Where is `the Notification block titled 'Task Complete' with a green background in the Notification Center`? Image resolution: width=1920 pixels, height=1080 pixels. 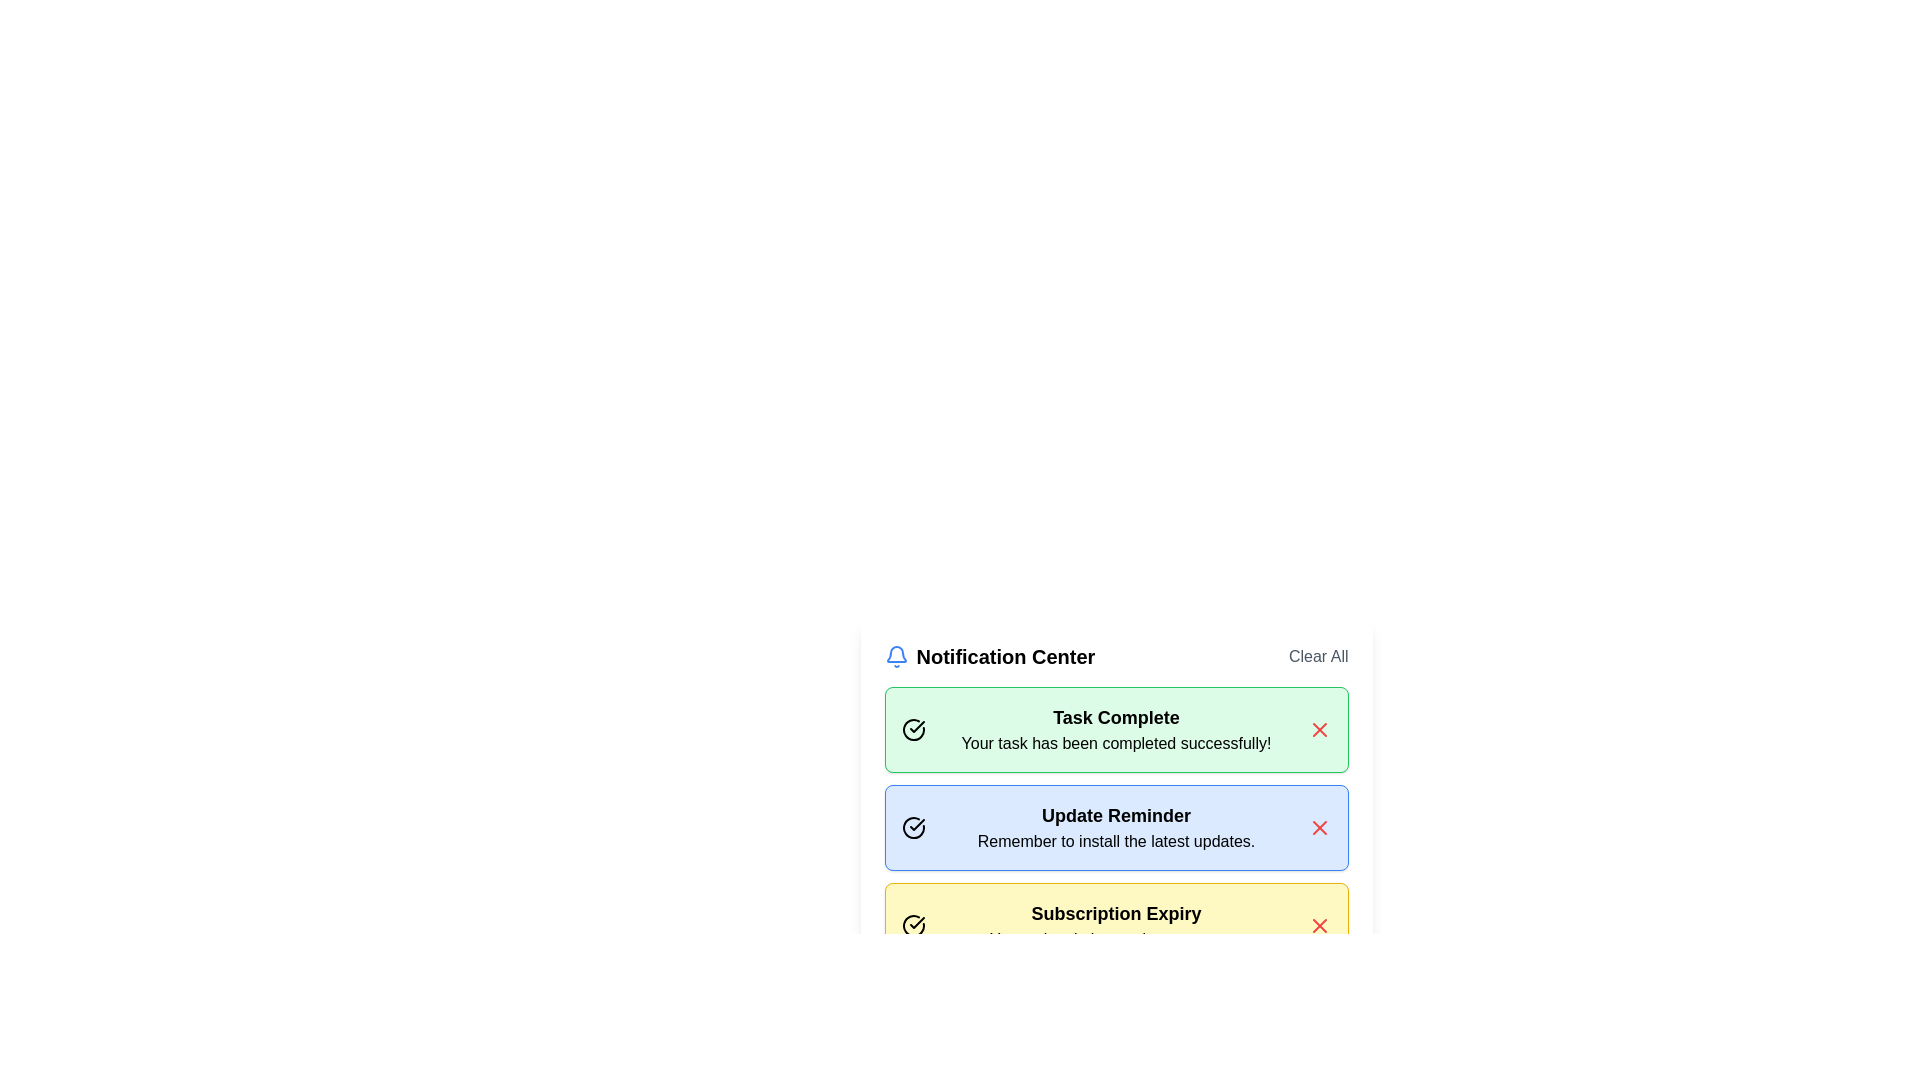 the Notification block titled 'Task Complete' with a green background in the Notification Center is located at coordinates (1115, 764).